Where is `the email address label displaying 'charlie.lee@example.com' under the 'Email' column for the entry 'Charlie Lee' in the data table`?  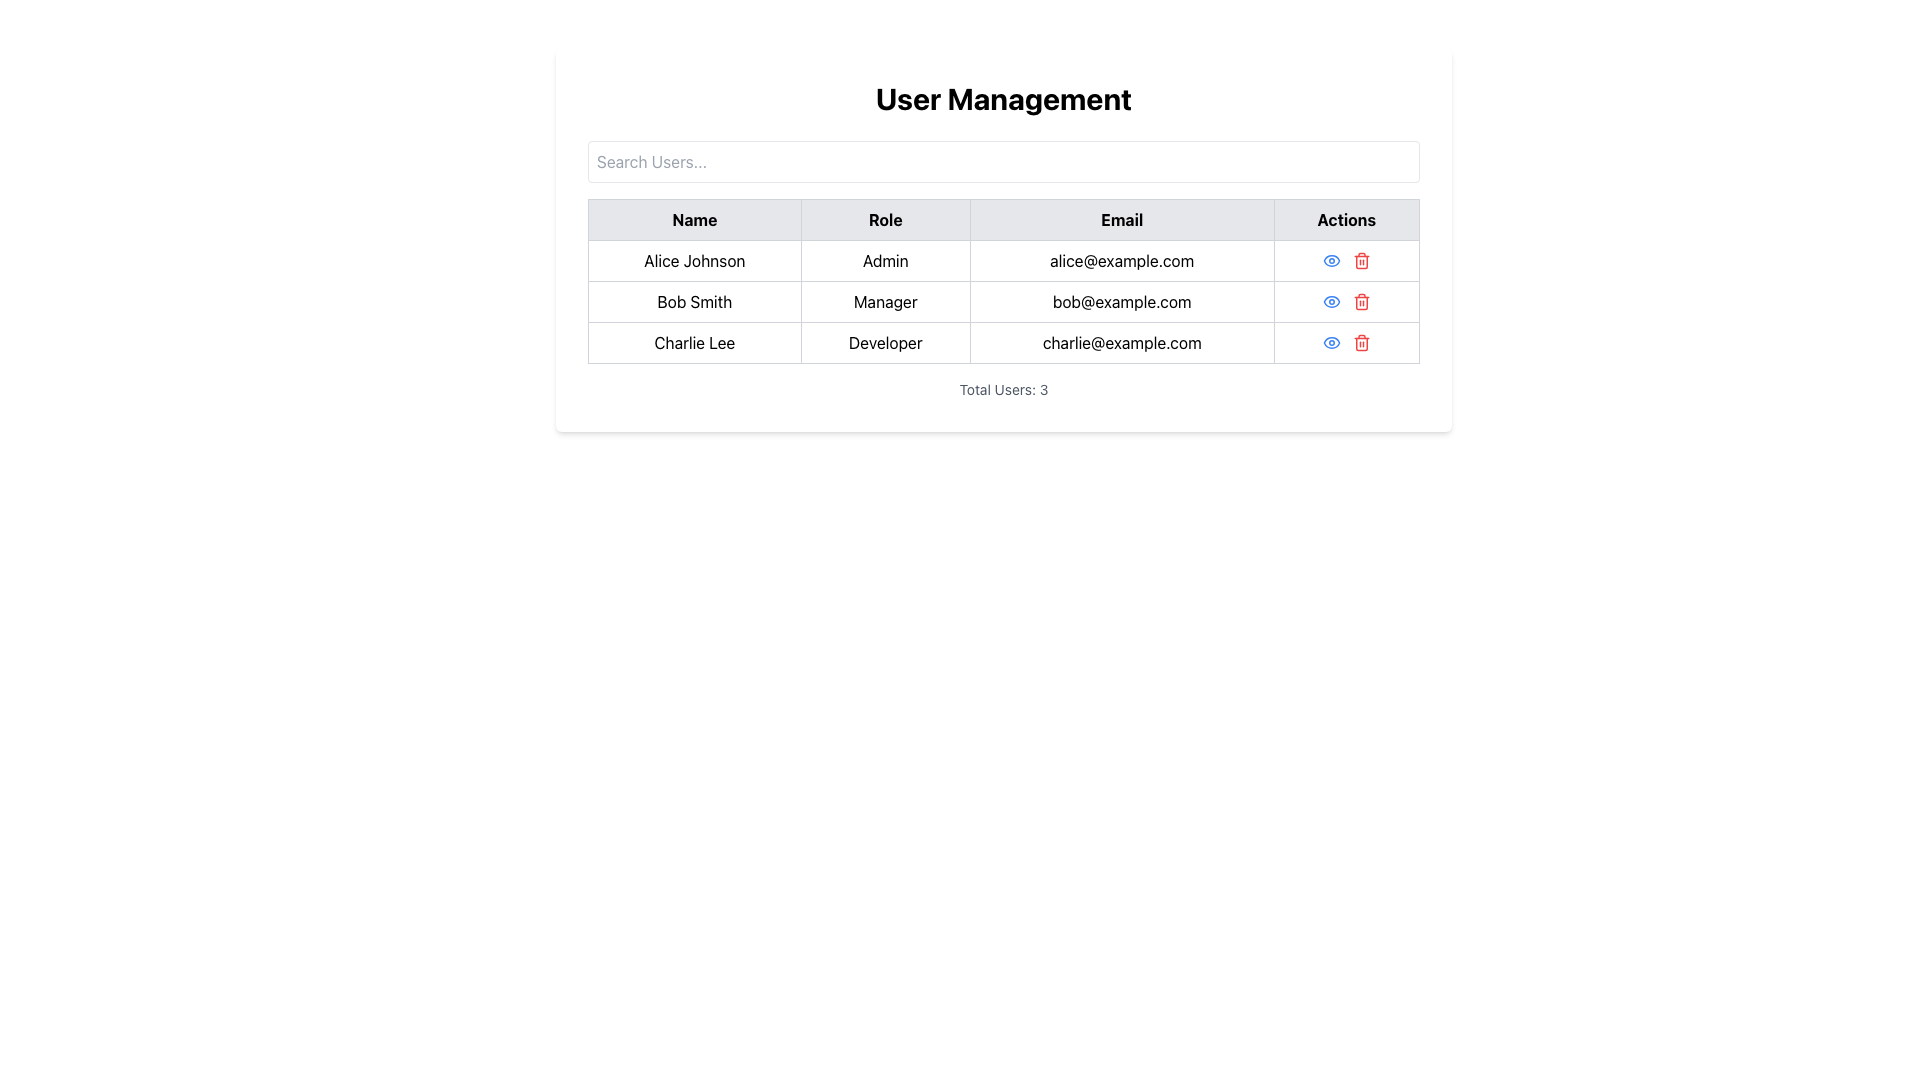 the email address label displaying 'charlie.lee@example.com' under the 'Email' column for the entry 'Charlie Lee' in the data table is located at coordinates (1122, 342).